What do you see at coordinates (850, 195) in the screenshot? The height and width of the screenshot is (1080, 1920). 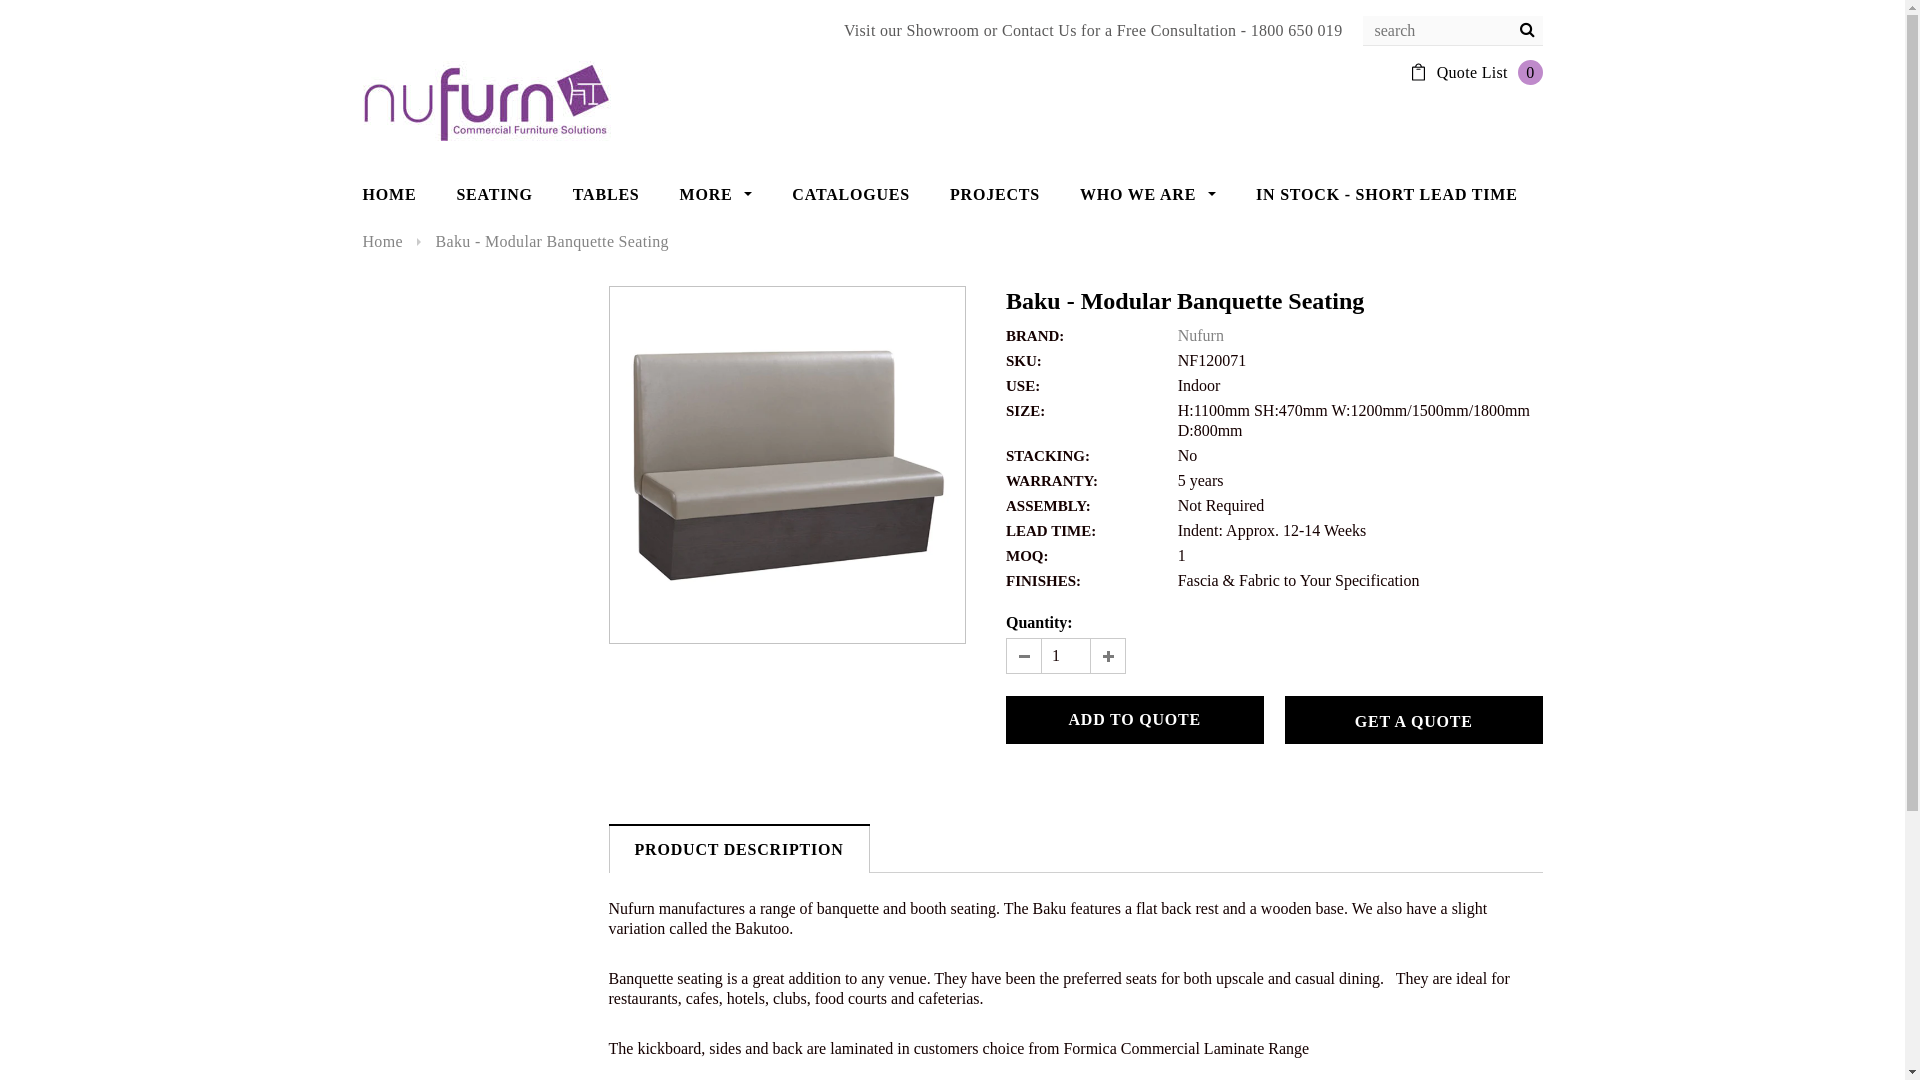 I see `'CATALOGUES'` at bounding box center [850, 195].